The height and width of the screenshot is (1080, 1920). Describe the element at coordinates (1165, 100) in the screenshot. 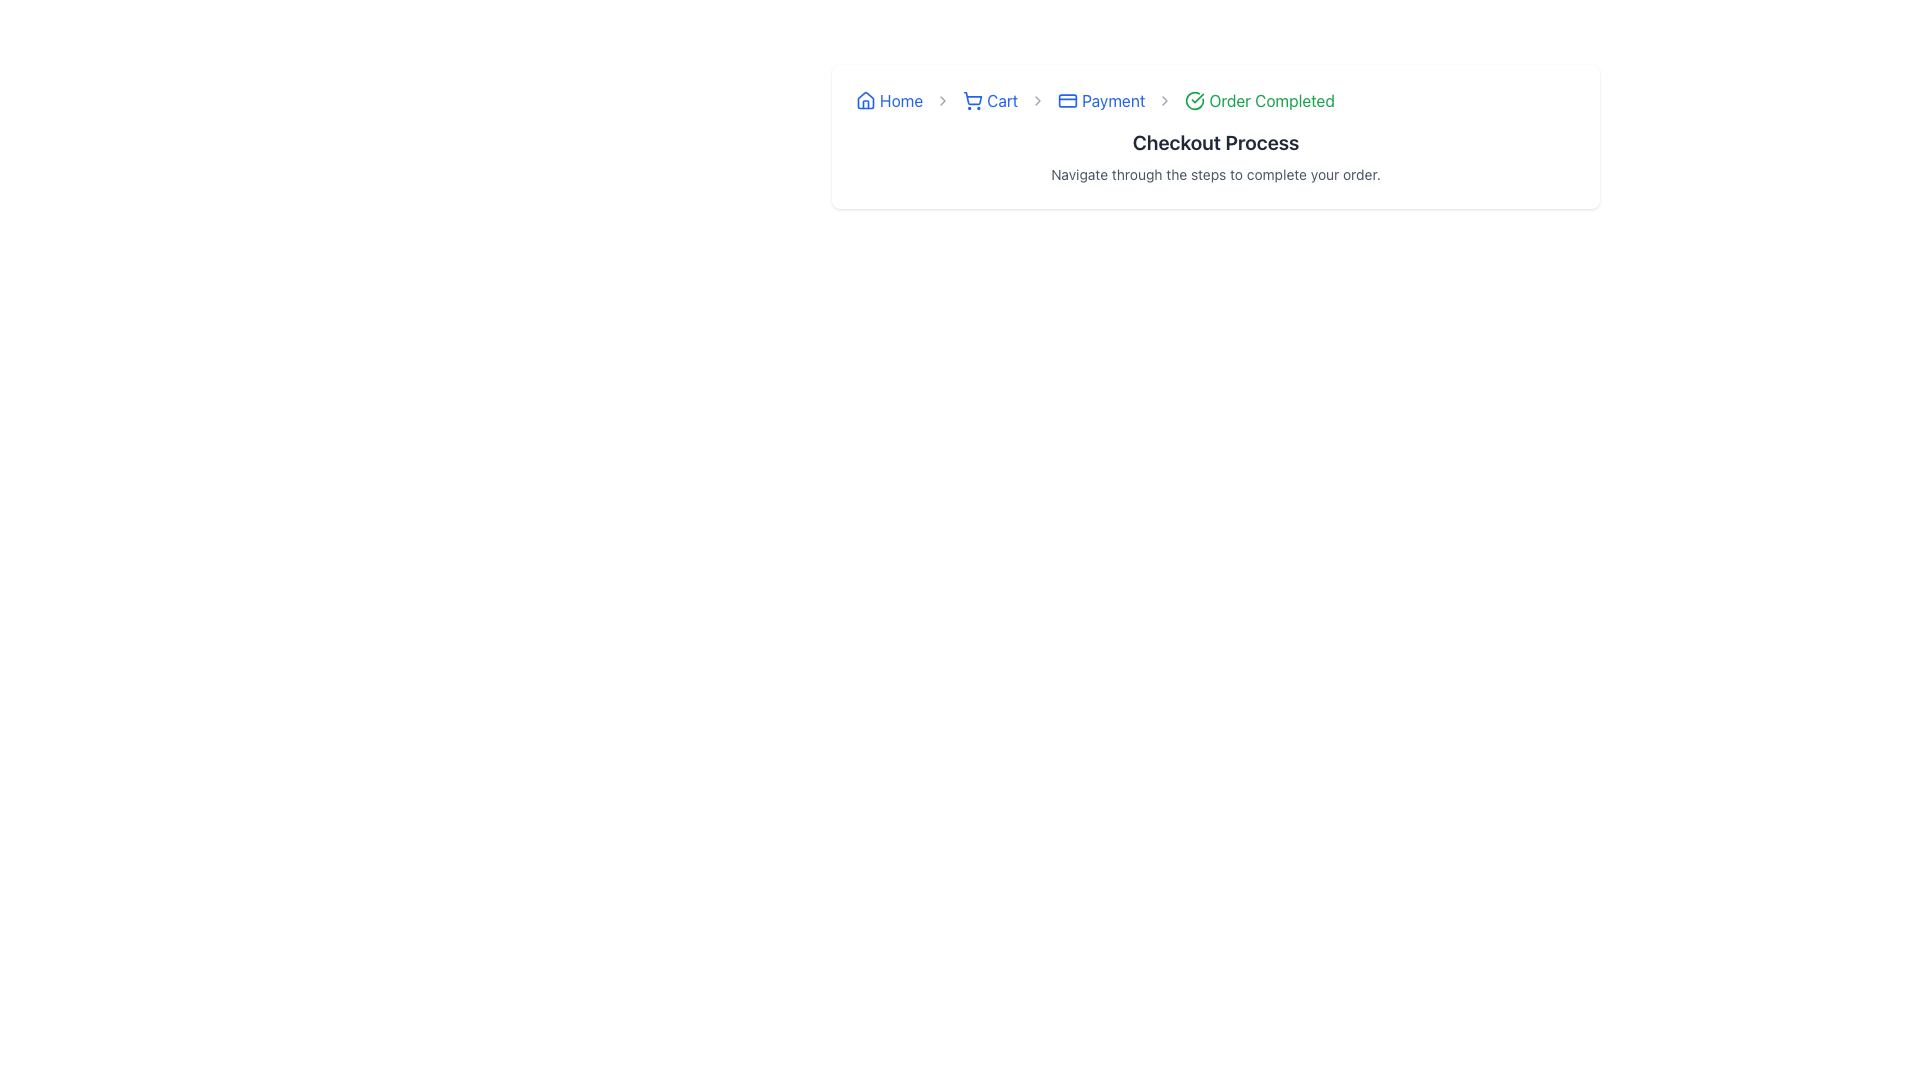

I see `the visual separator icon located between the 'Payment' and 'Order Completed' labels in the breadcrumb navigation` at that location.